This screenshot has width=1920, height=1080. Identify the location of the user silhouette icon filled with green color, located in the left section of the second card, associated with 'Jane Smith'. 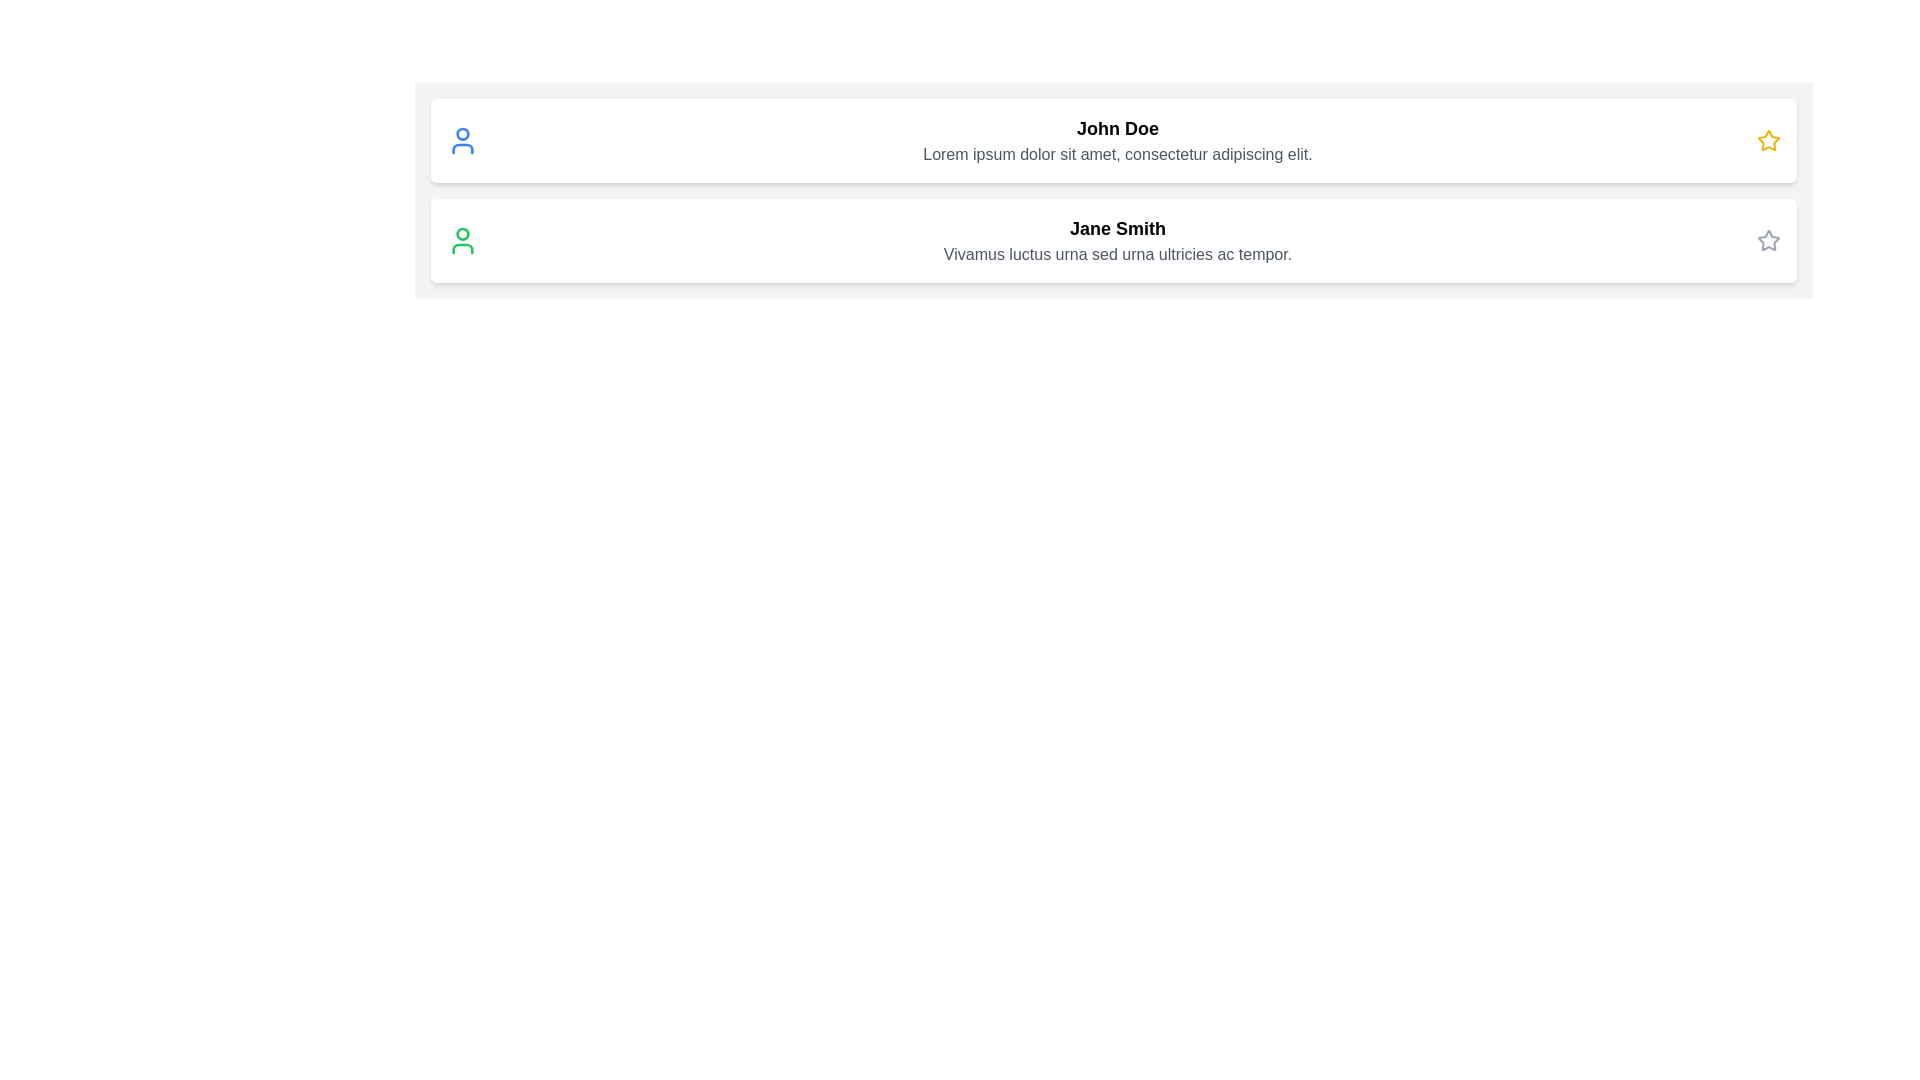
(461, 239).